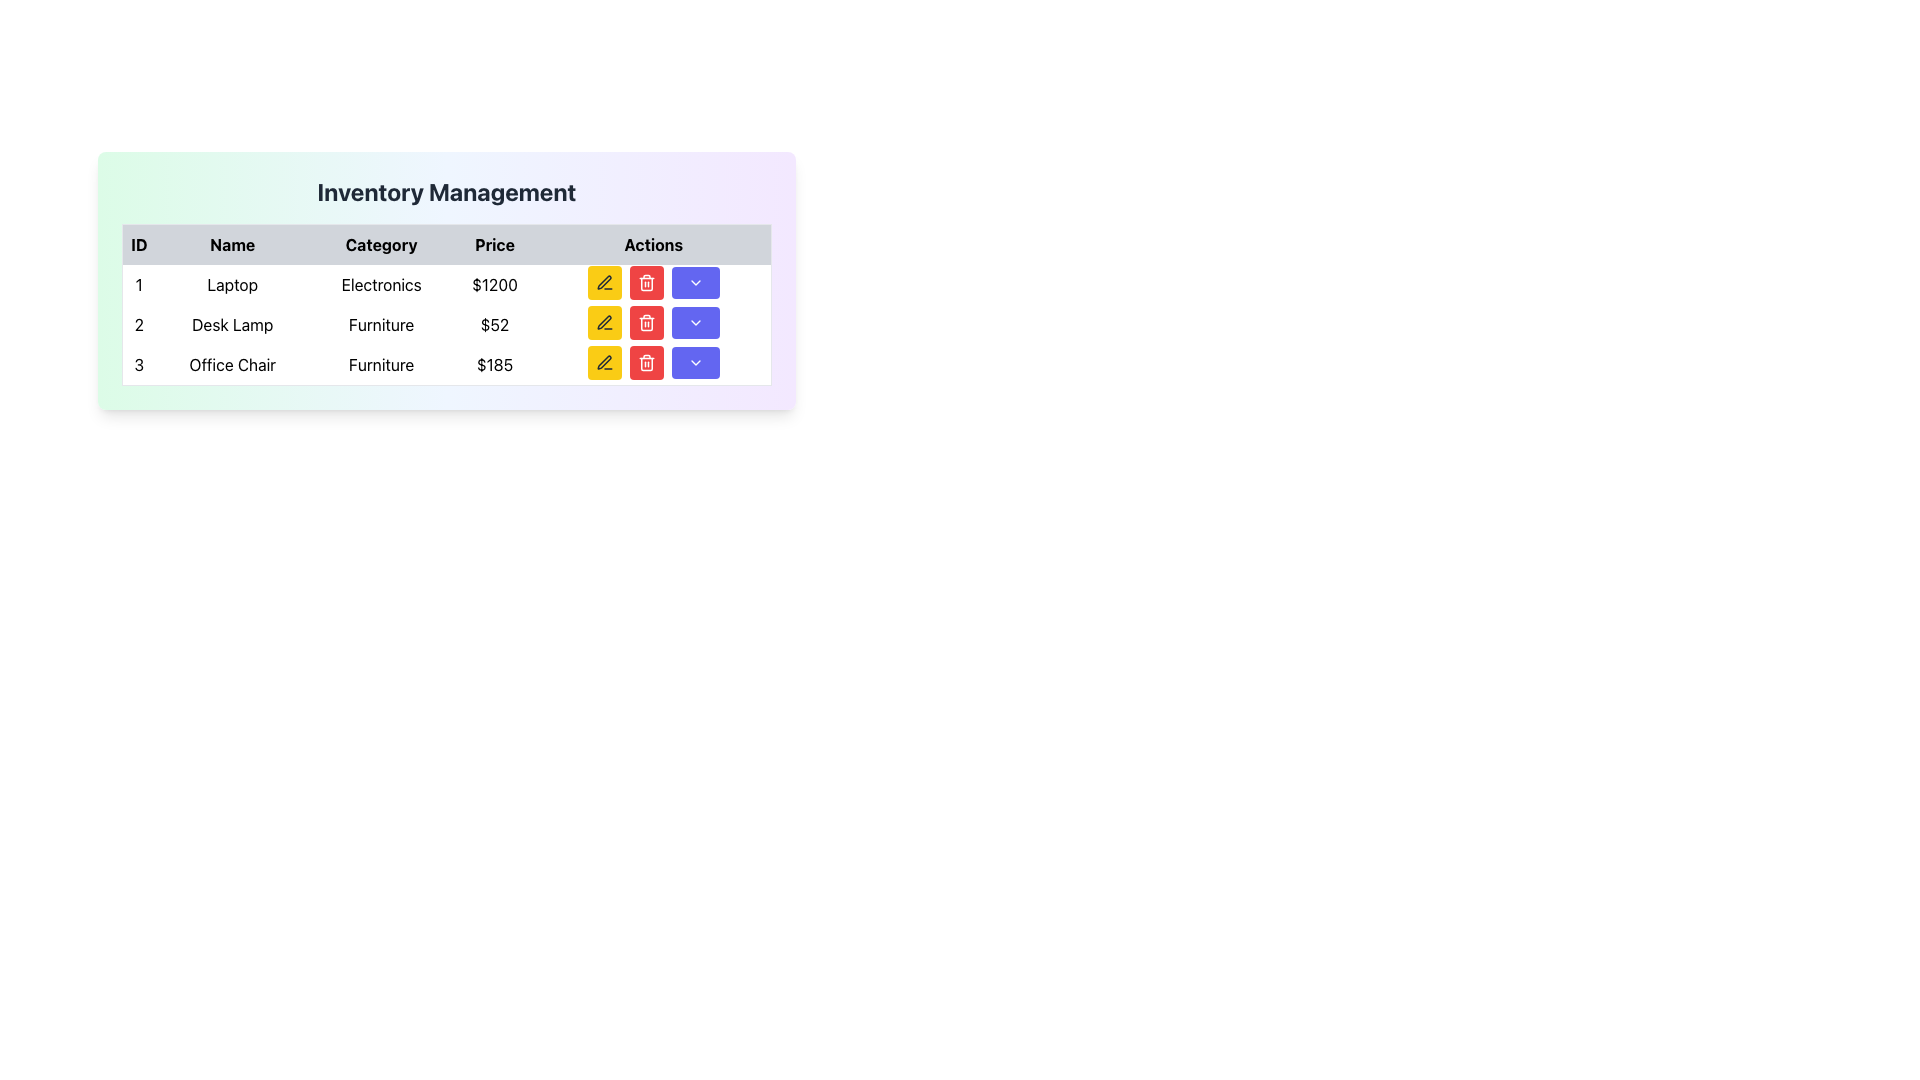 This screenshot has height=1080, width=1920. I want to click on the edit action button in the third row of the table's 'Actions' column, so click(603, 362).